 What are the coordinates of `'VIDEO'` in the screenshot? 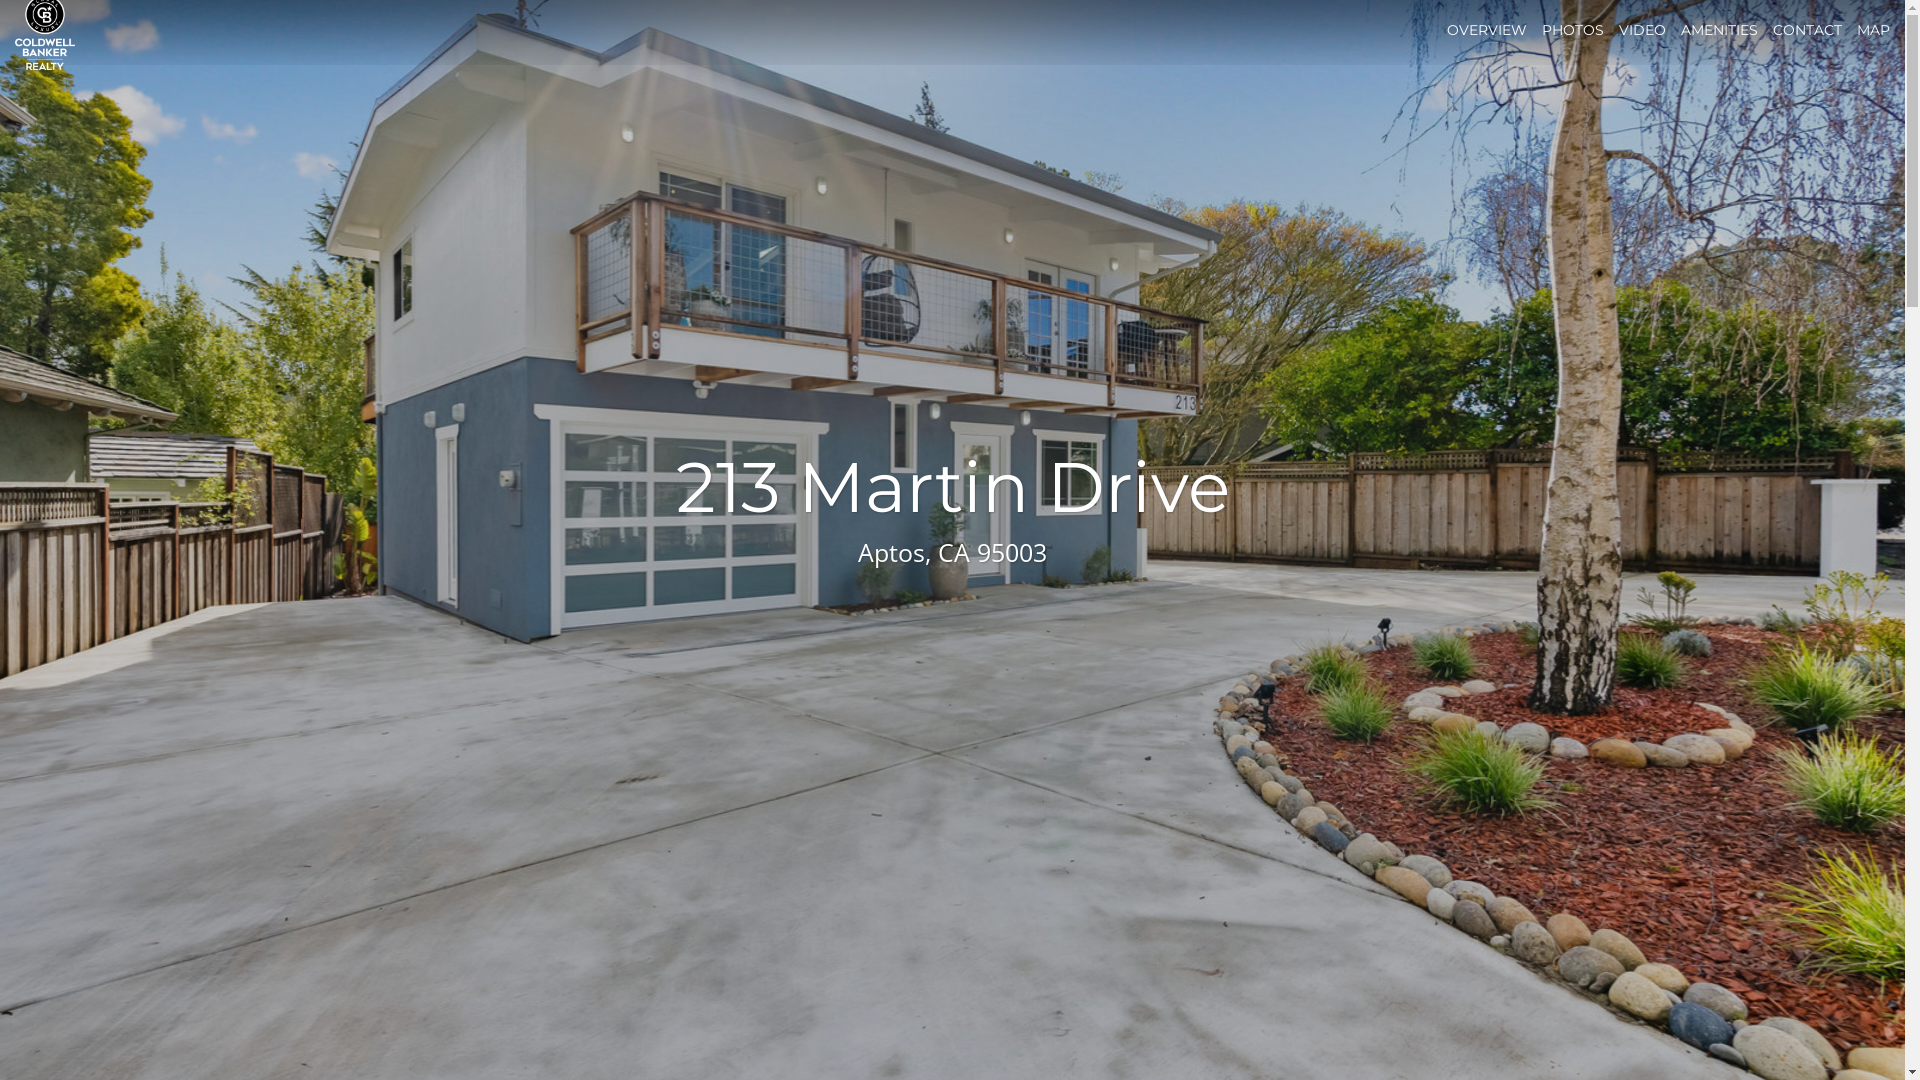 It's located at (1642, 30).